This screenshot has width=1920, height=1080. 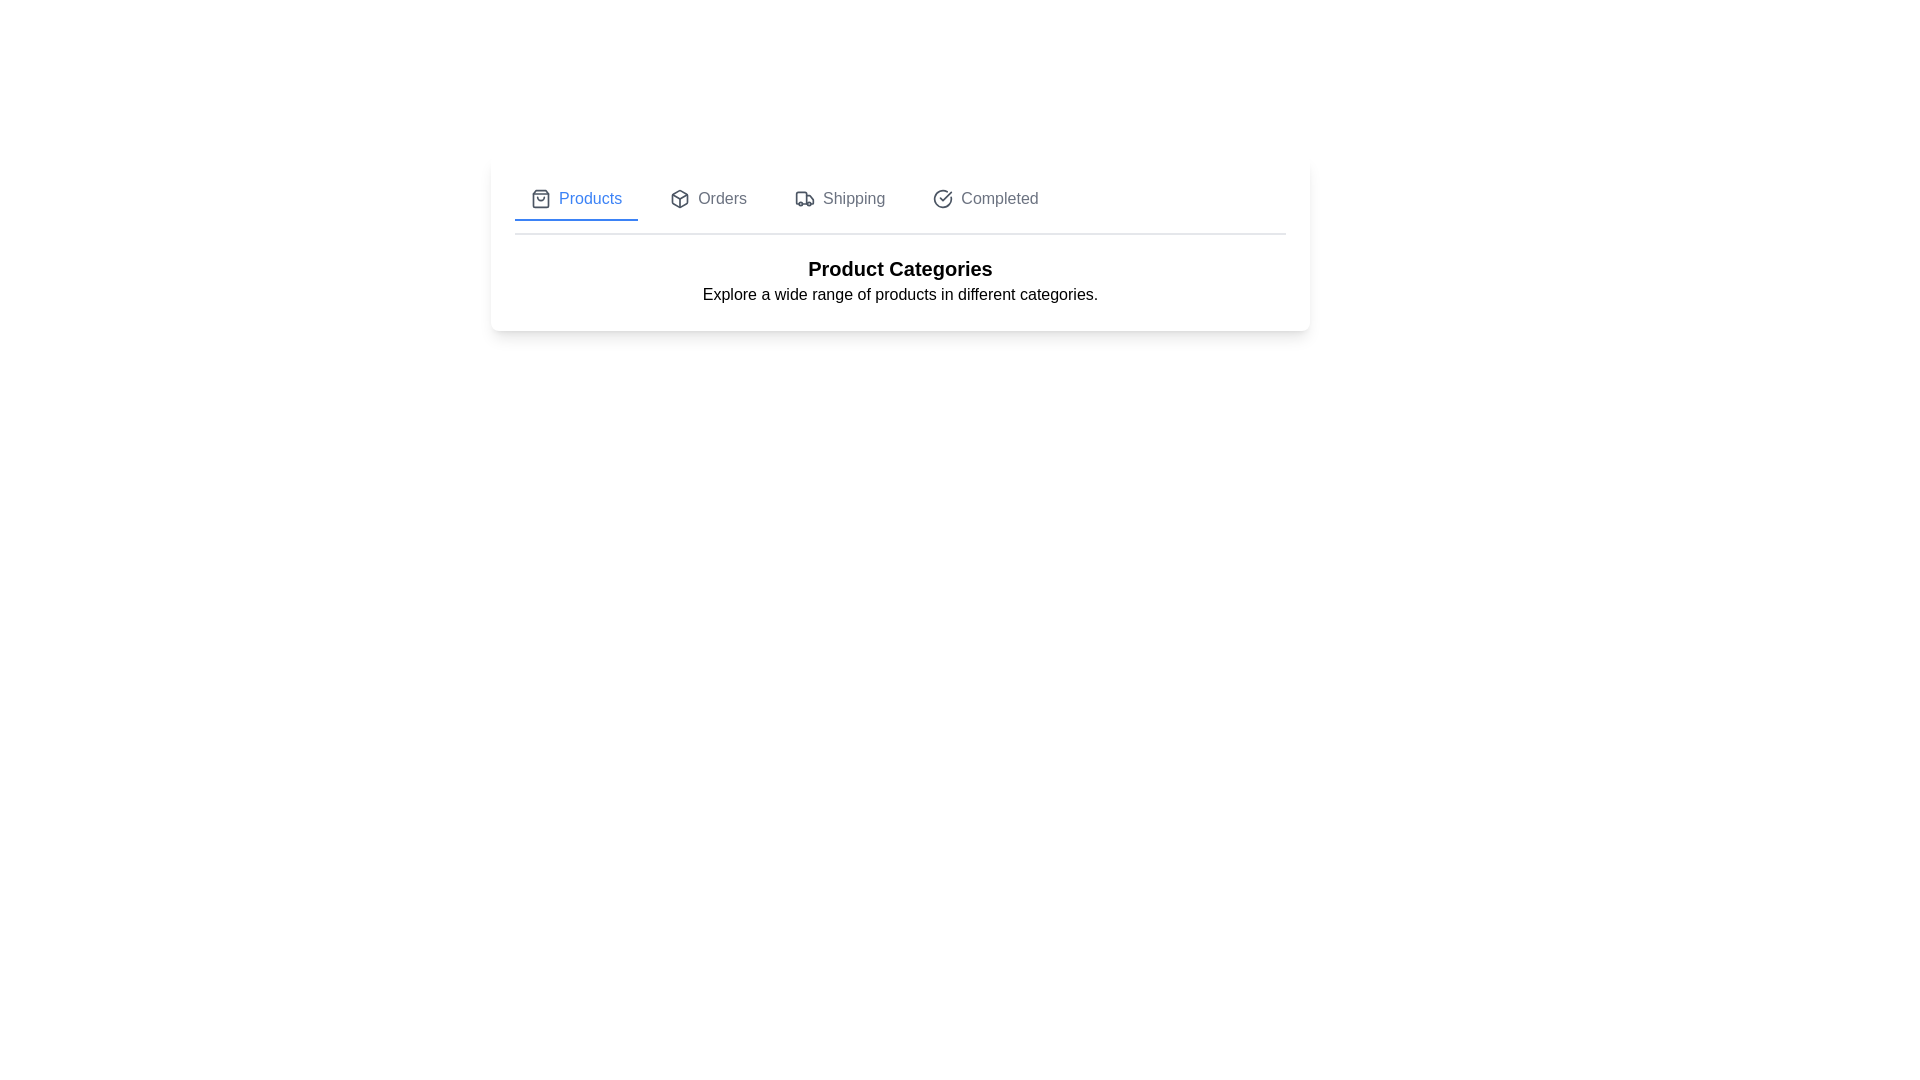 What do you see at coordinates (840, 200) in the screenshot?
I see `the third navigation button in the horizontal menu bar, which is related to shipping details, to change its color to blue` at bounding box center [840, 200].